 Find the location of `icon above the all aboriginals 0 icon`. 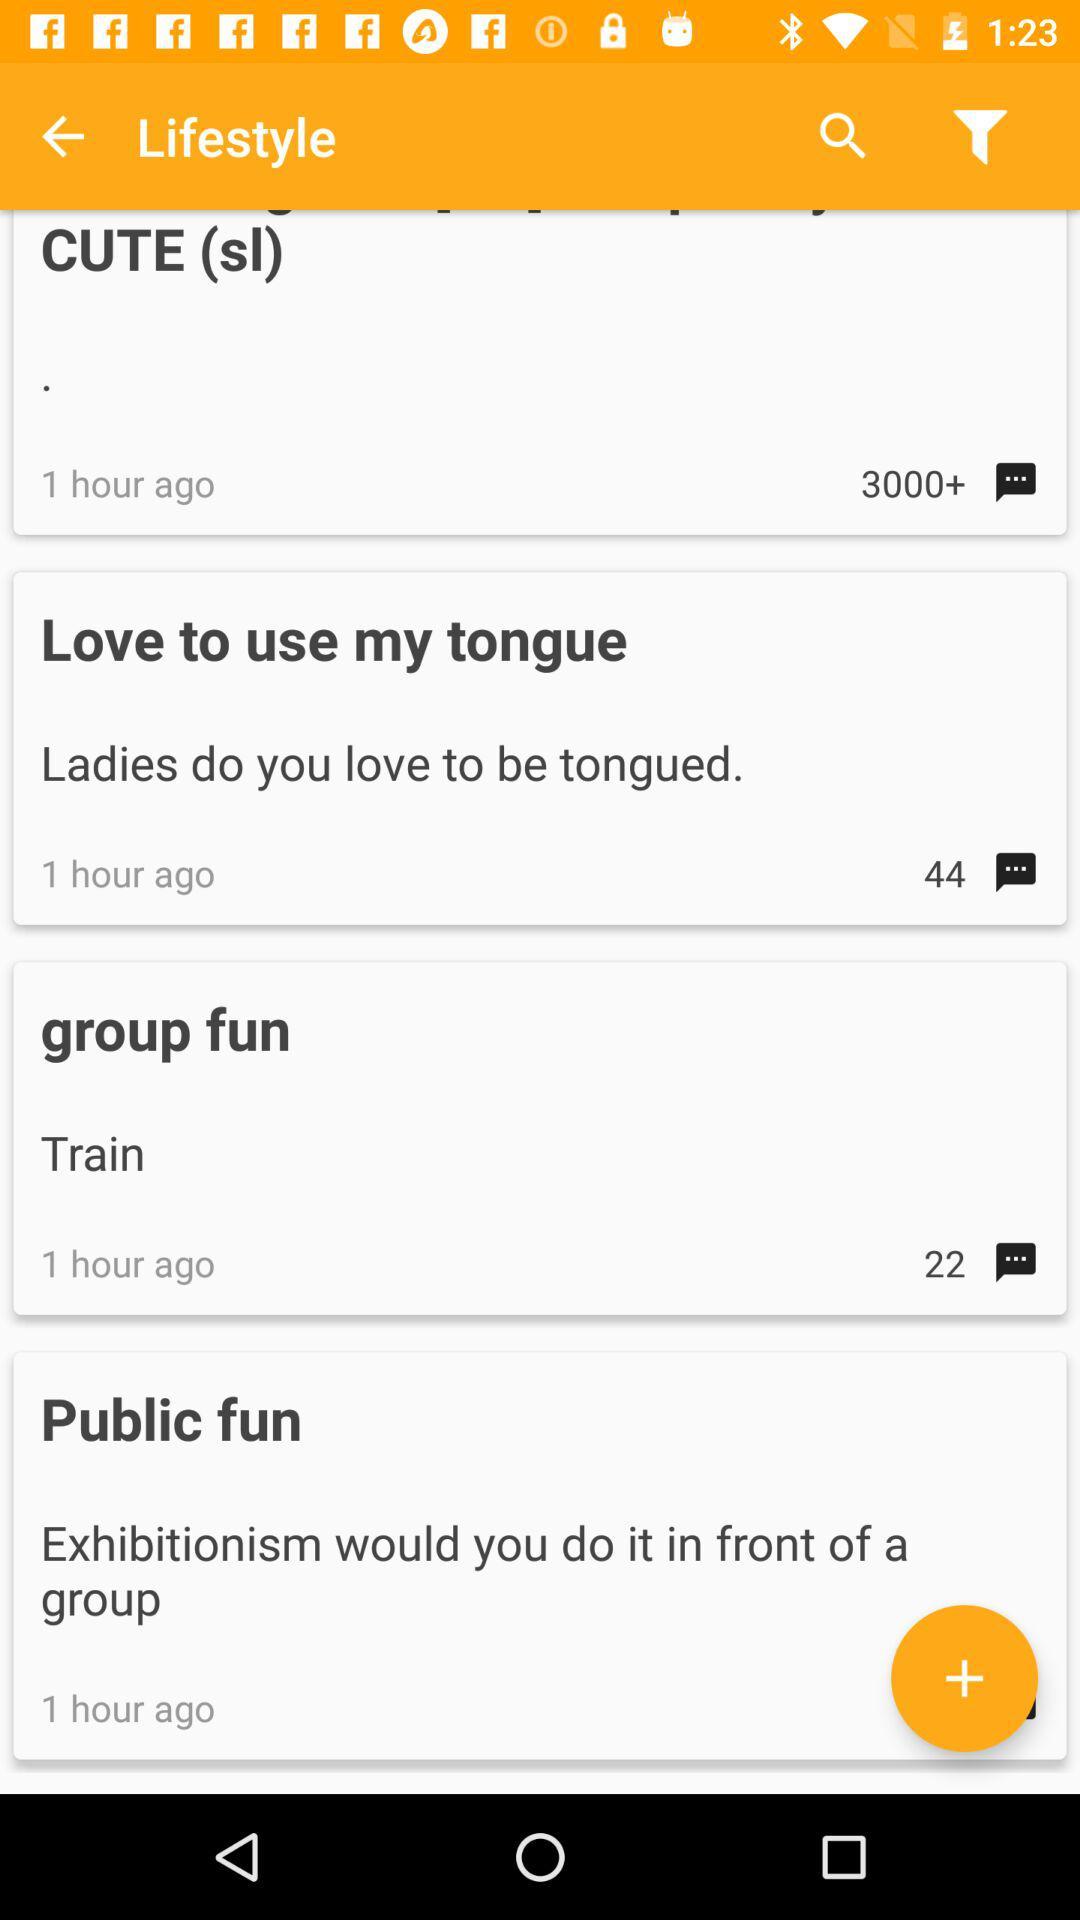

icon above the all aboriginals 0 icon is located at coordinates (61, 135).